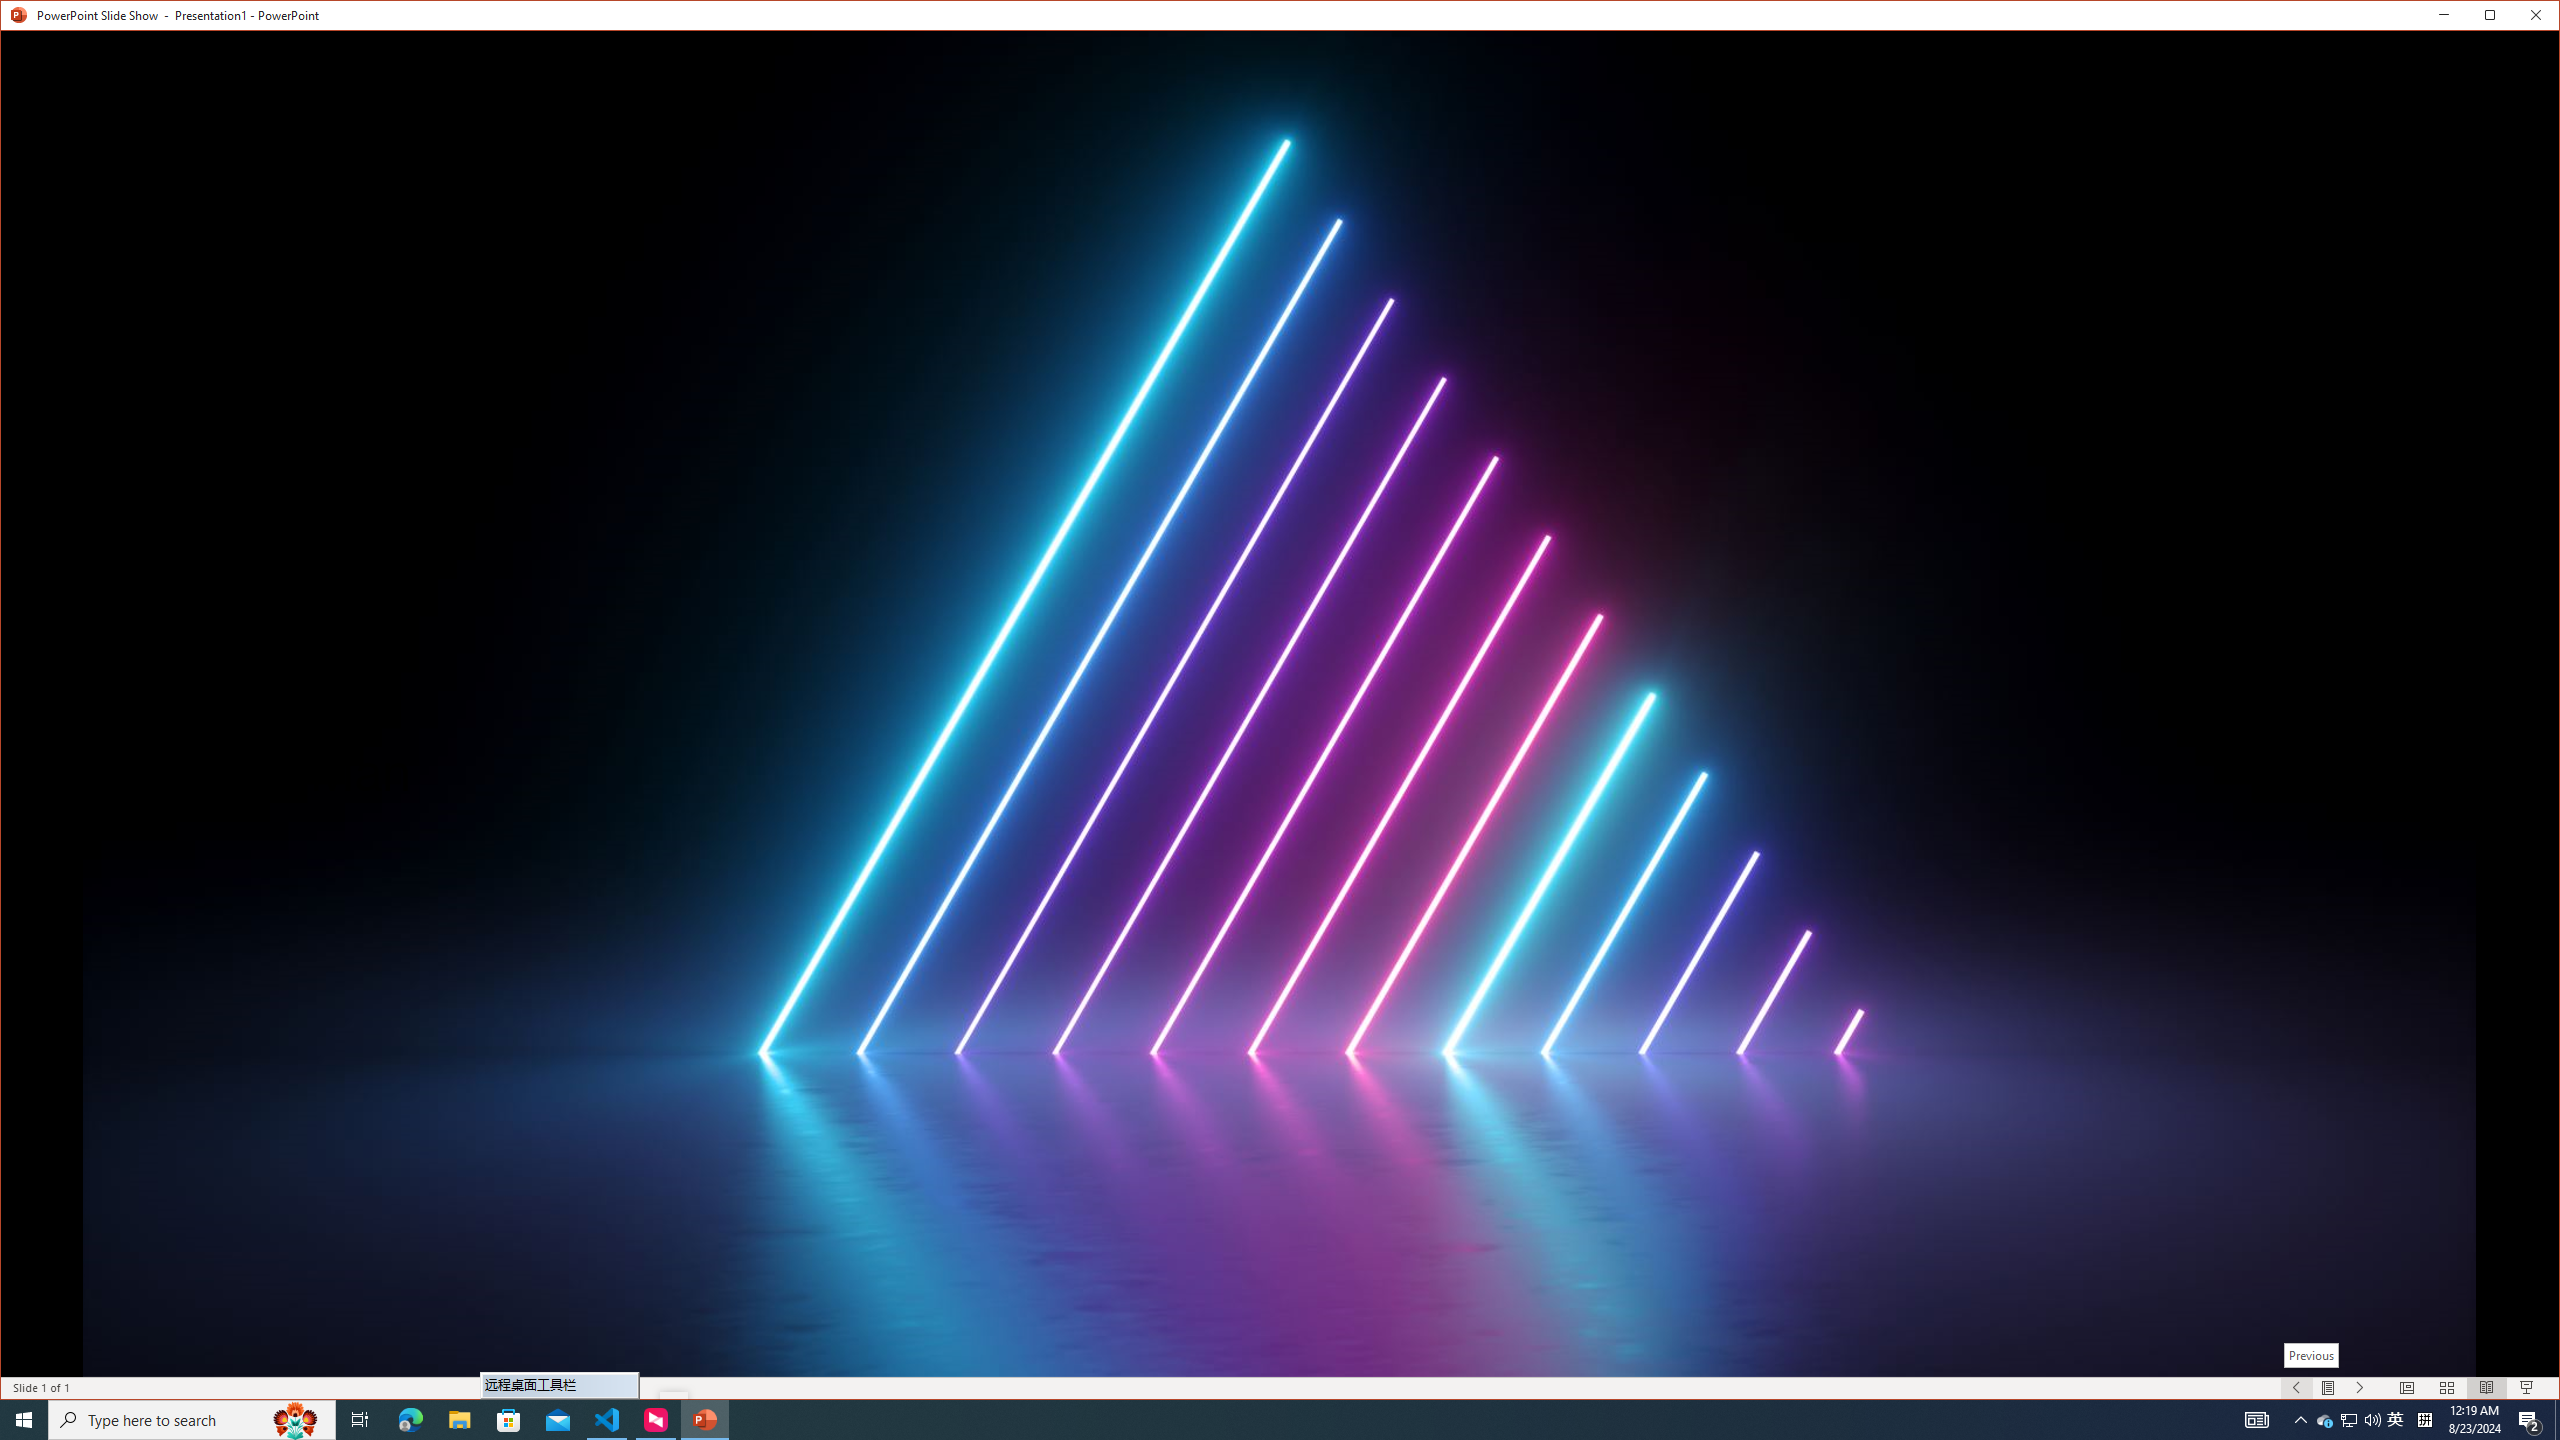  I want to click on 'Menu On', so click(2328, 1387).